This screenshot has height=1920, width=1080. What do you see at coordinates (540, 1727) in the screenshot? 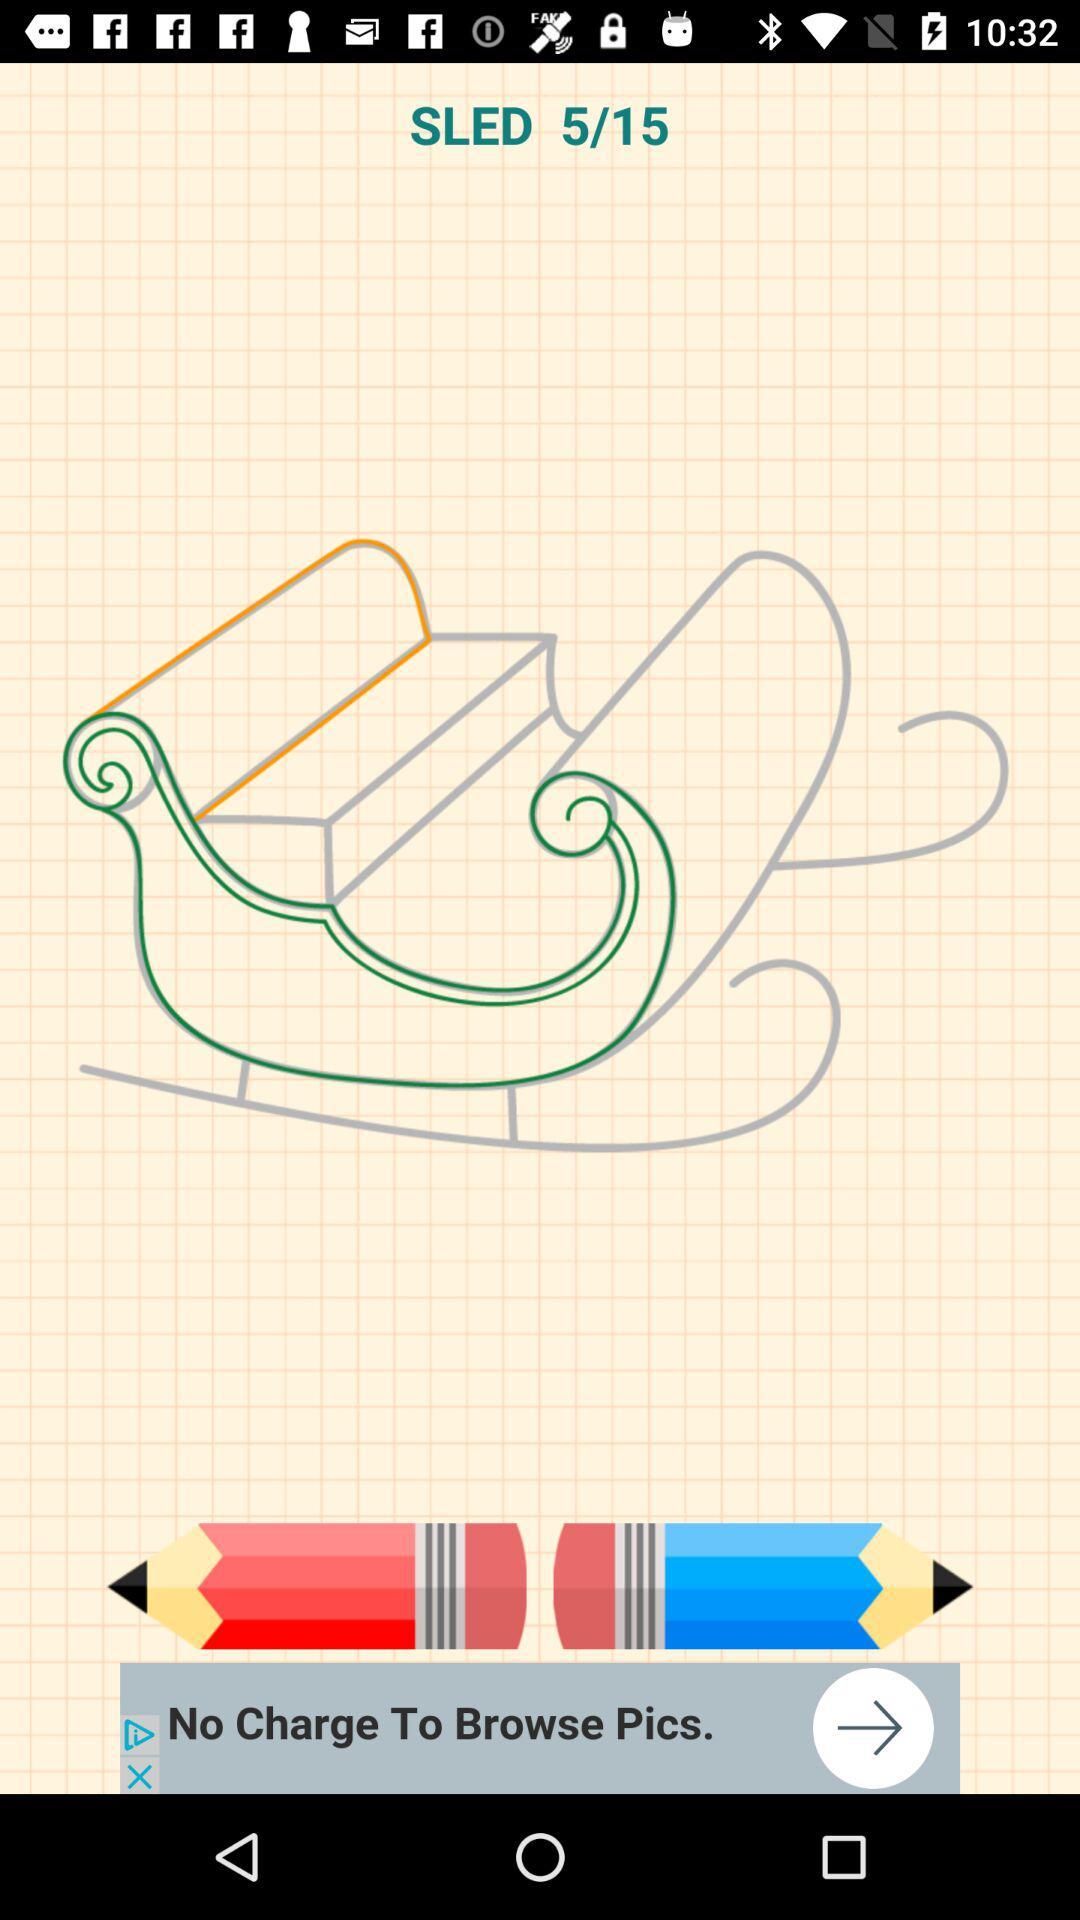
I see `go to` at bounding box center [540, 1727].